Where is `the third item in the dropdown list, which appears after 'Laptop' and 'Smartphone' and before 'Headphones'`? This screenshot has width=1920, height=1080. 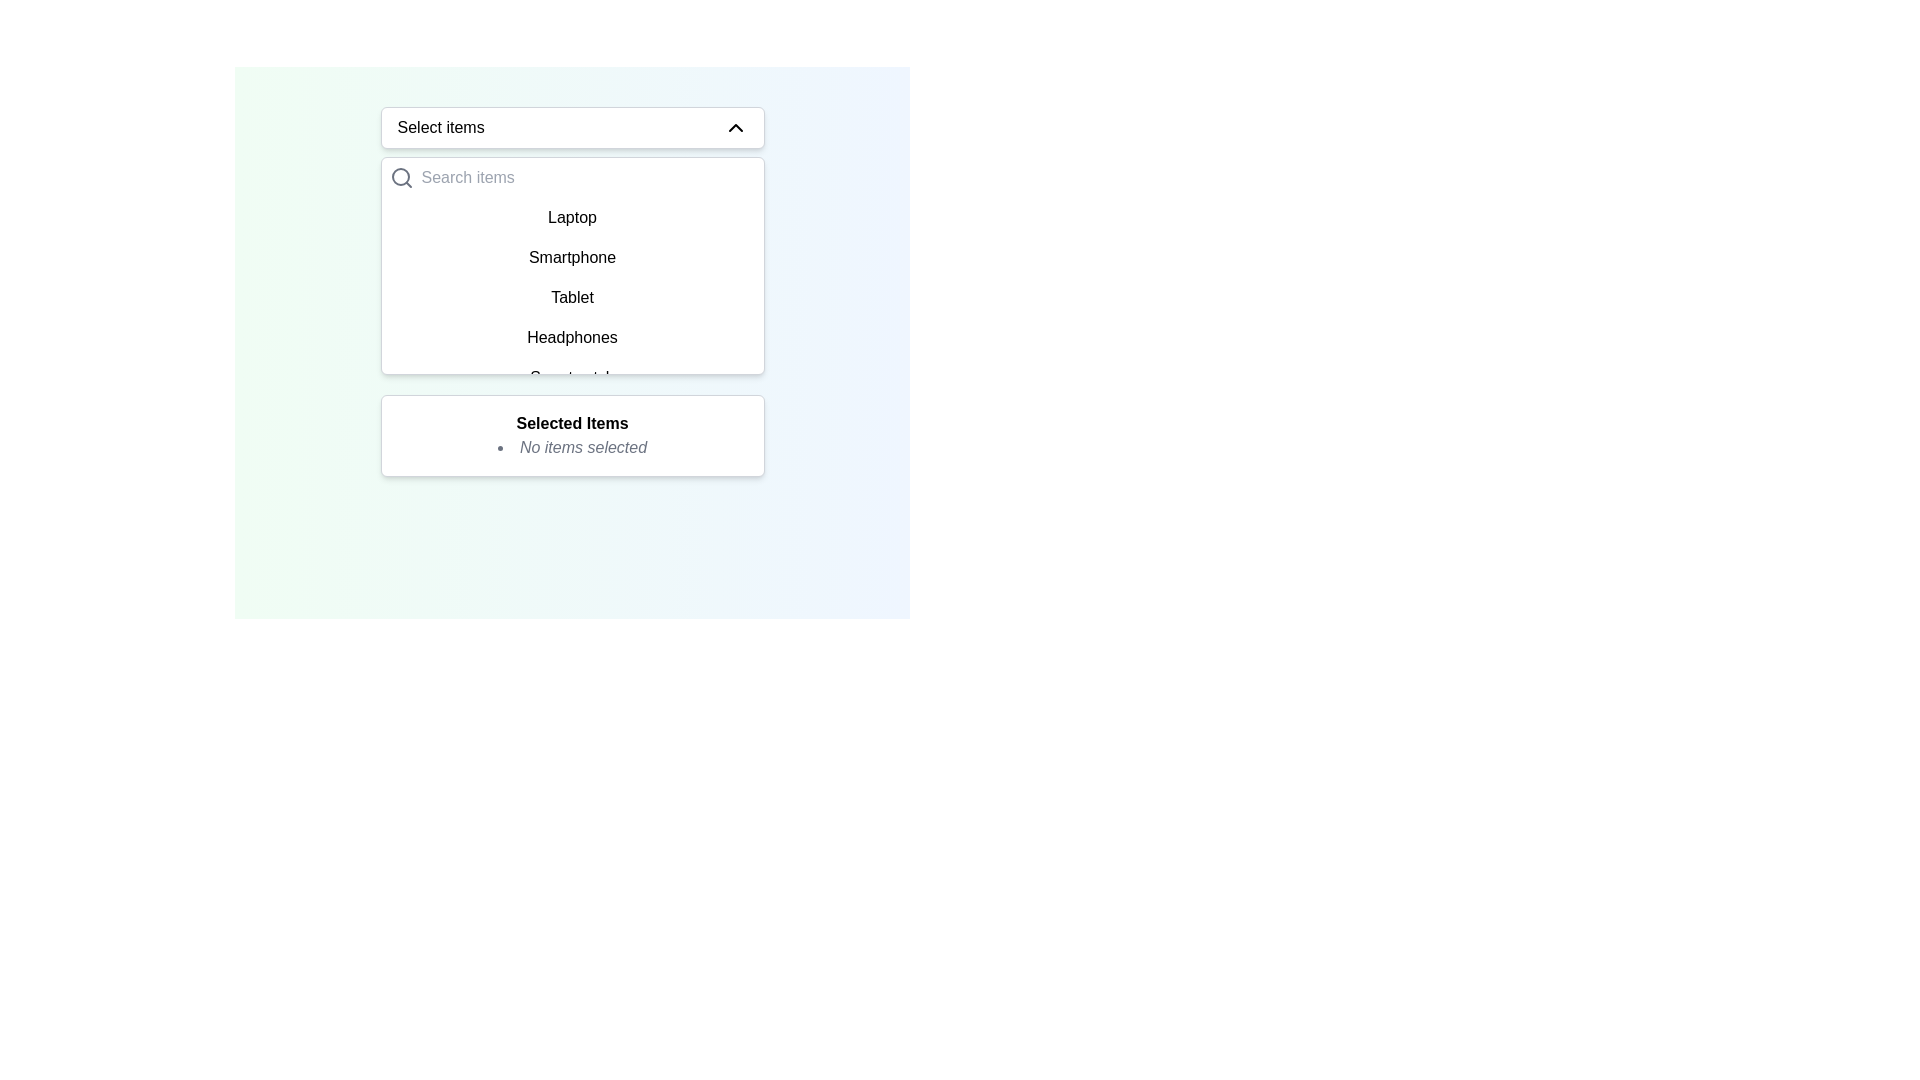 the third item in the dropdown list, which appears after 'Laptop' and 'Smartphone' and before 'Headphones' is located at coordinates (571, 285).